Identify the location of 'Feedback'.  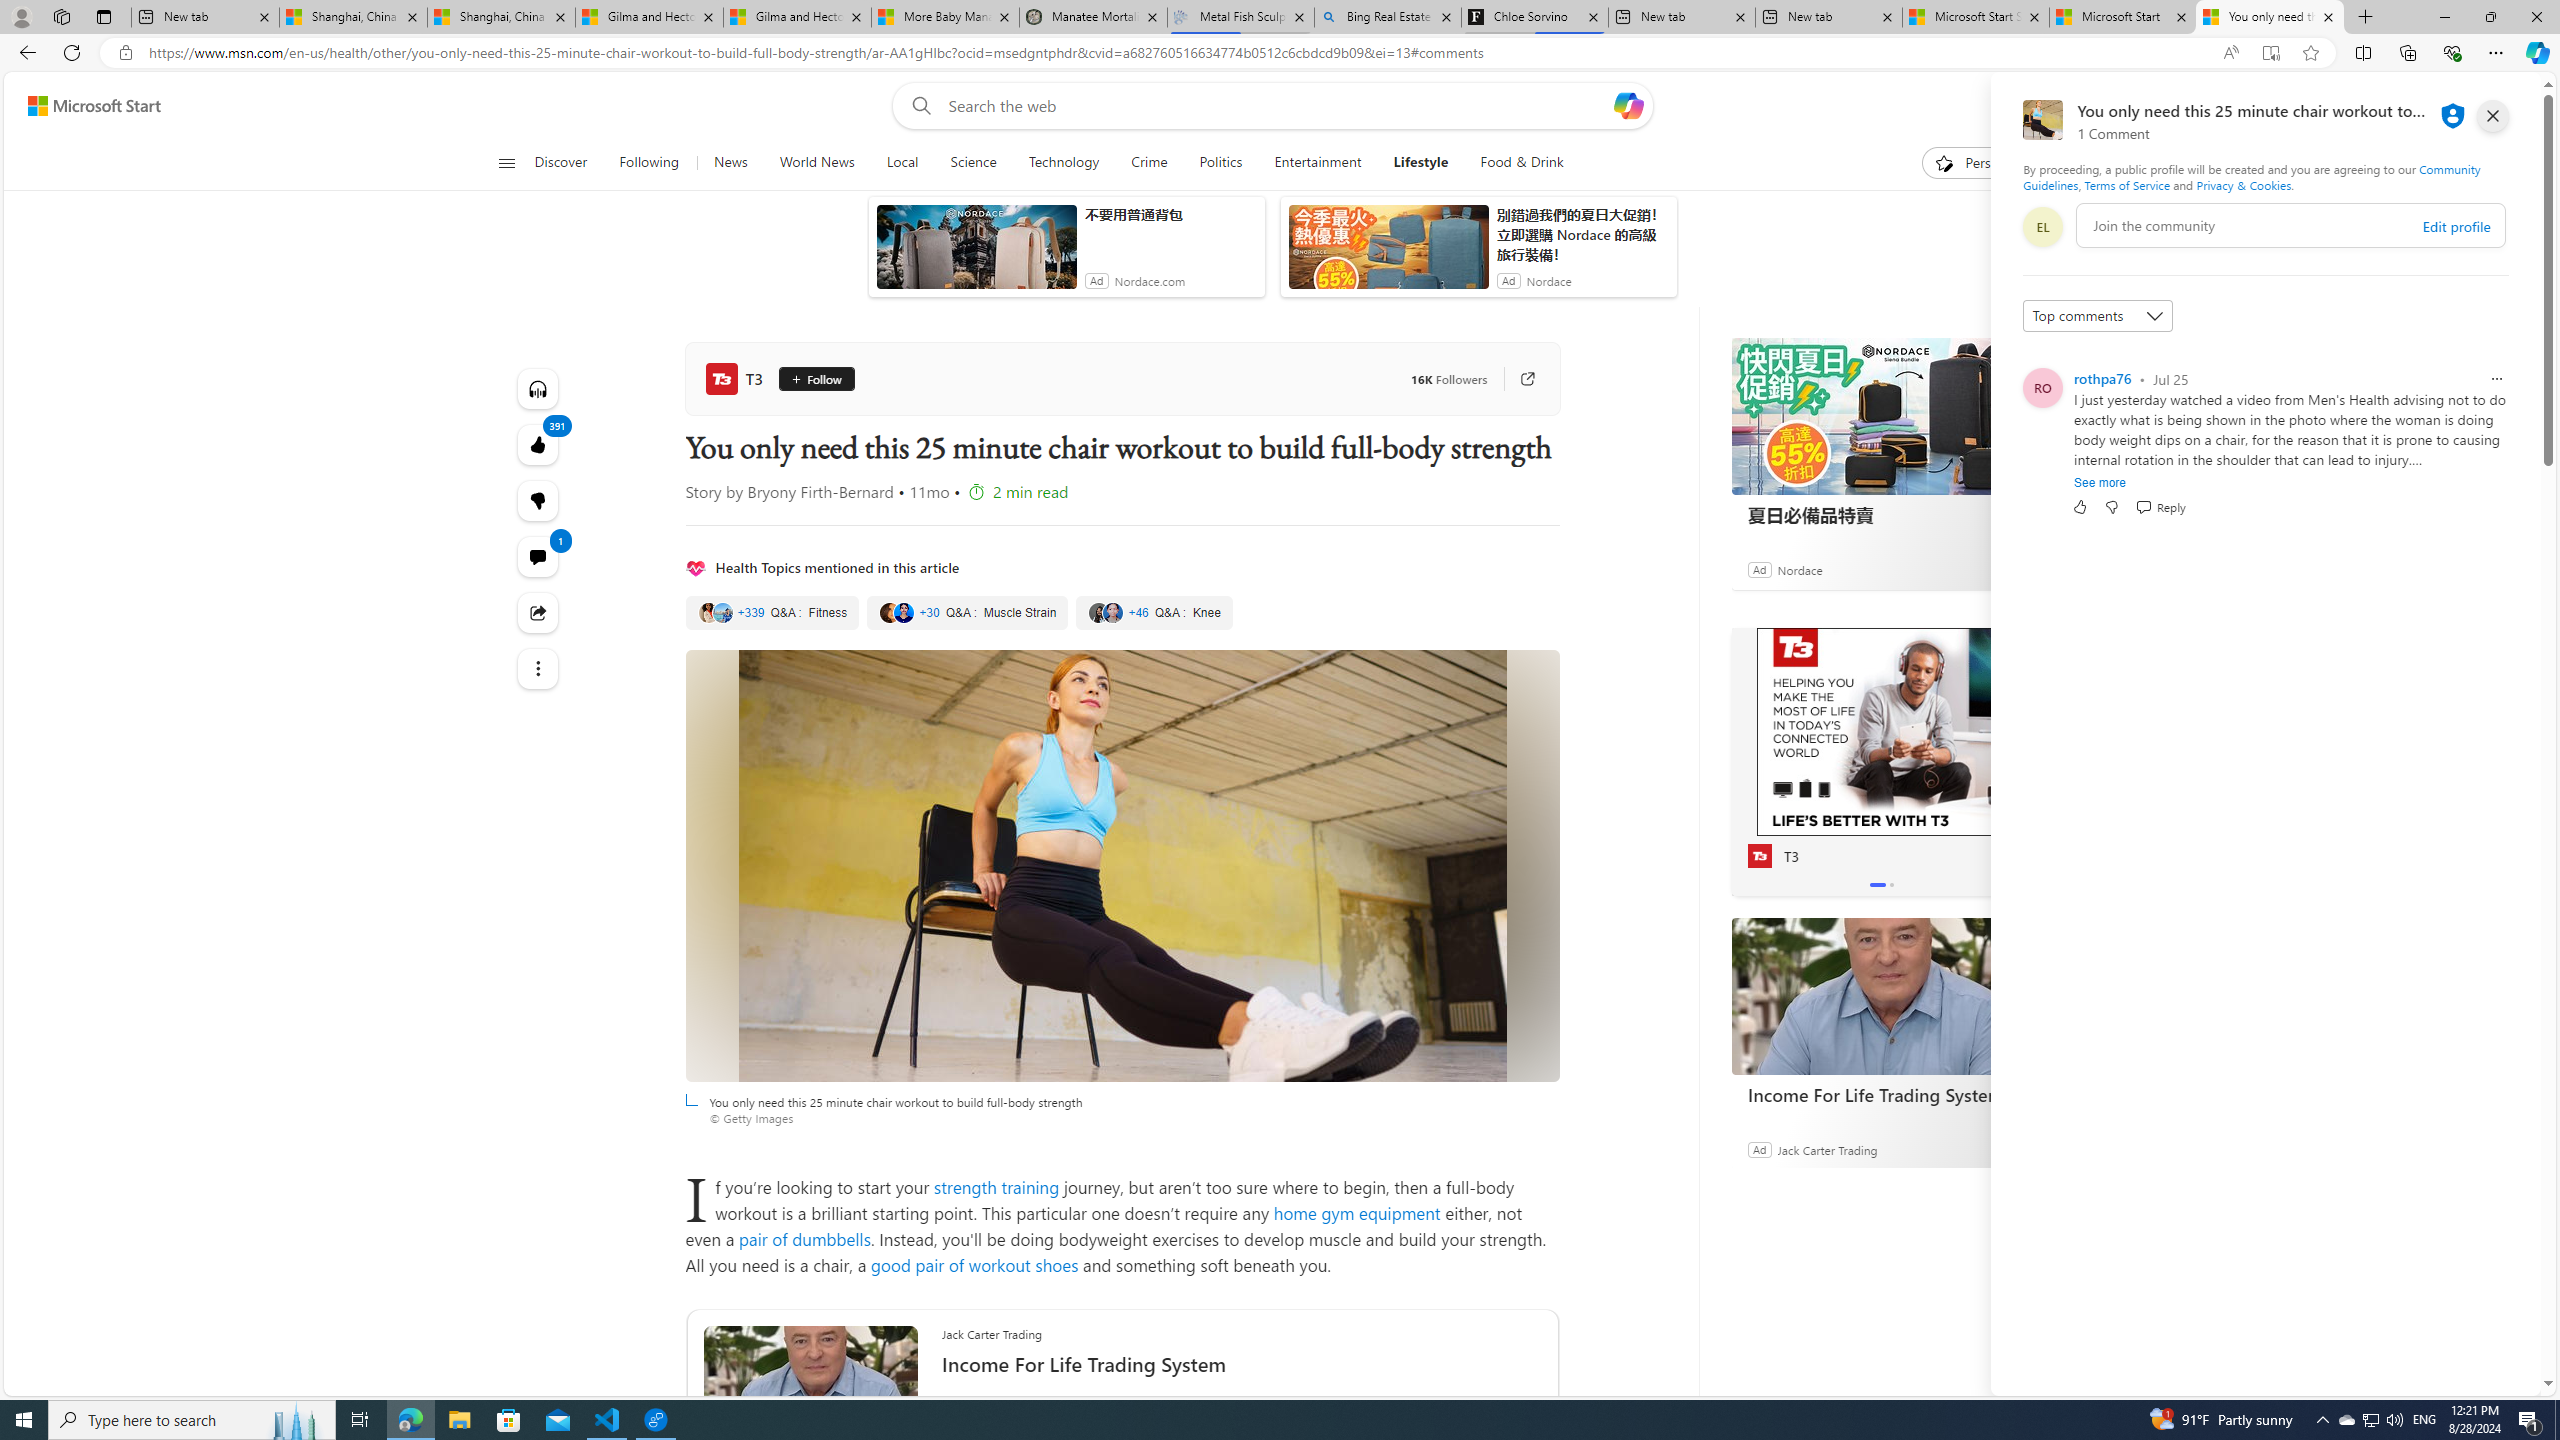
(2465, 1378).